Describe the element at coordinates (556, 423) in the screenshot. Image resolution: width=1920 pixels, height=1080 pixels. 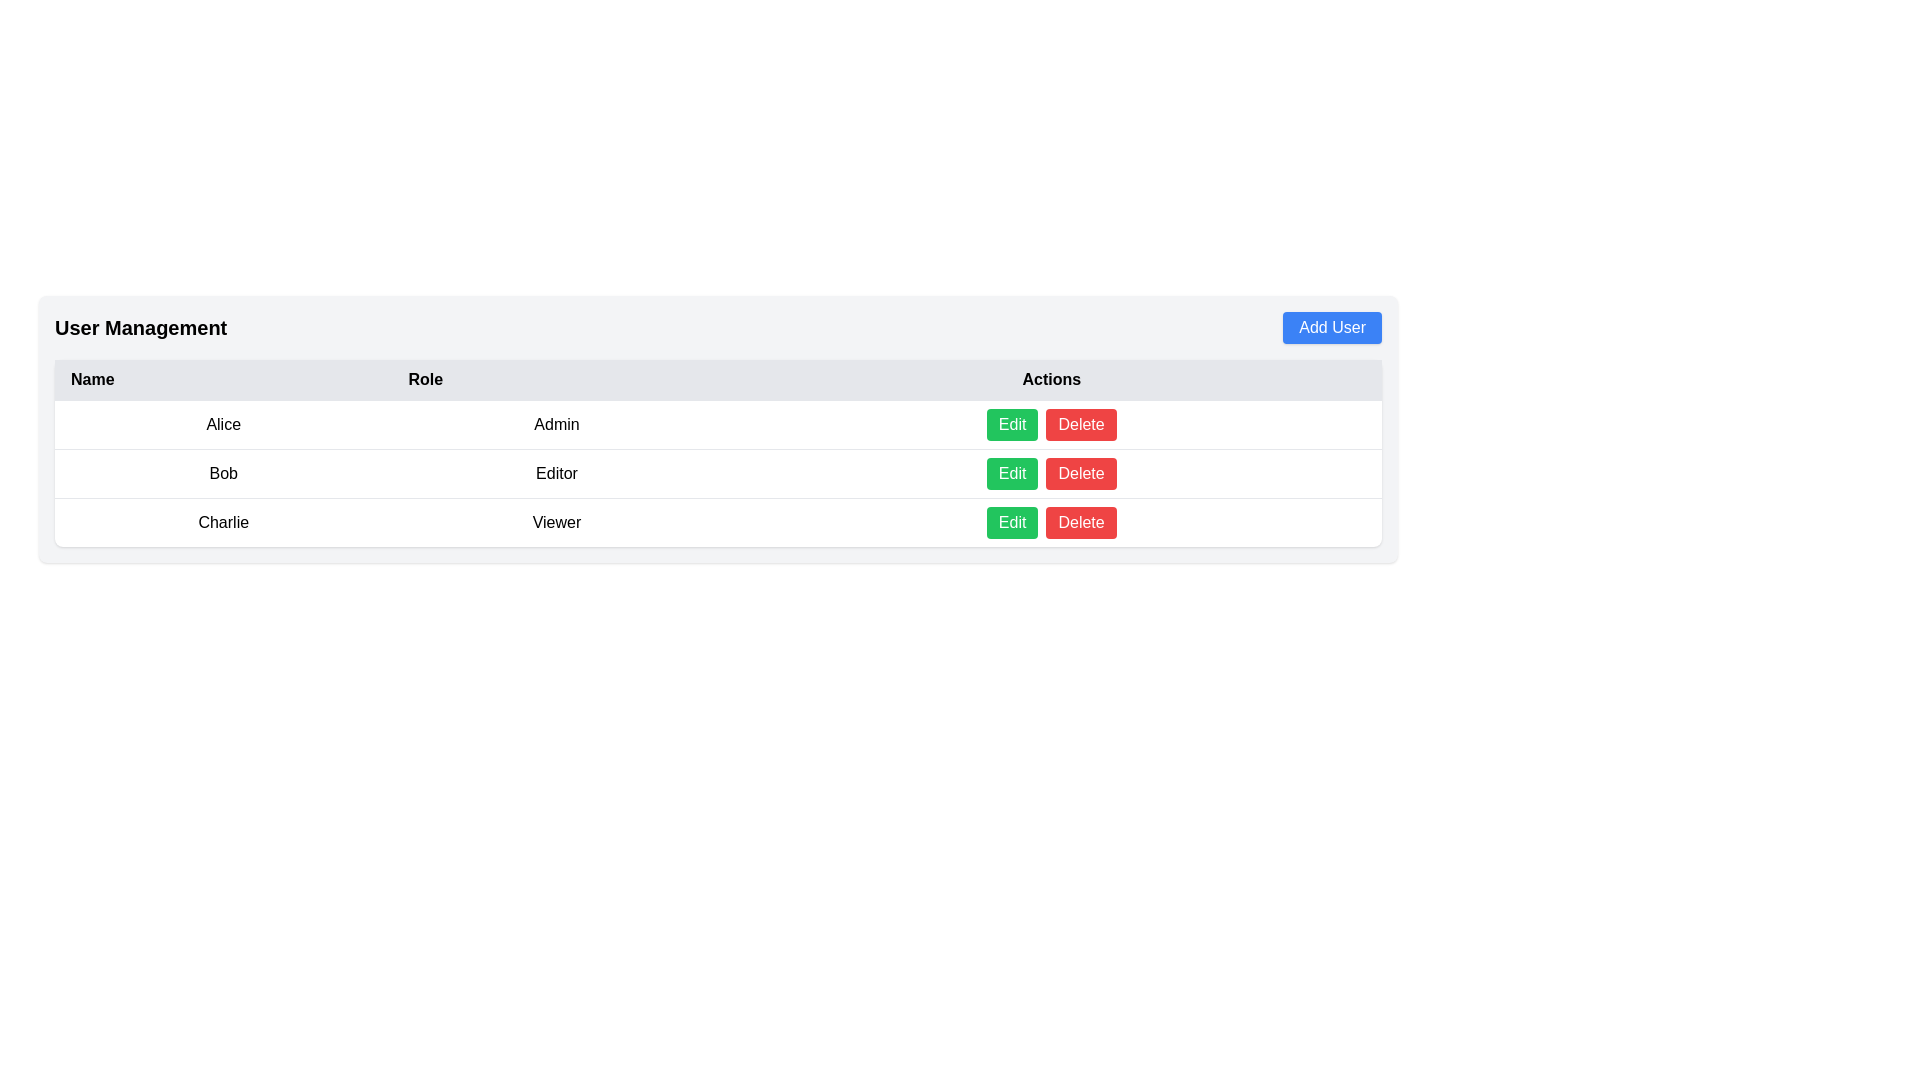
I see `the text label that identifies the role of user 'Alice' in the user management table, located in the second column of the first row` at that location.